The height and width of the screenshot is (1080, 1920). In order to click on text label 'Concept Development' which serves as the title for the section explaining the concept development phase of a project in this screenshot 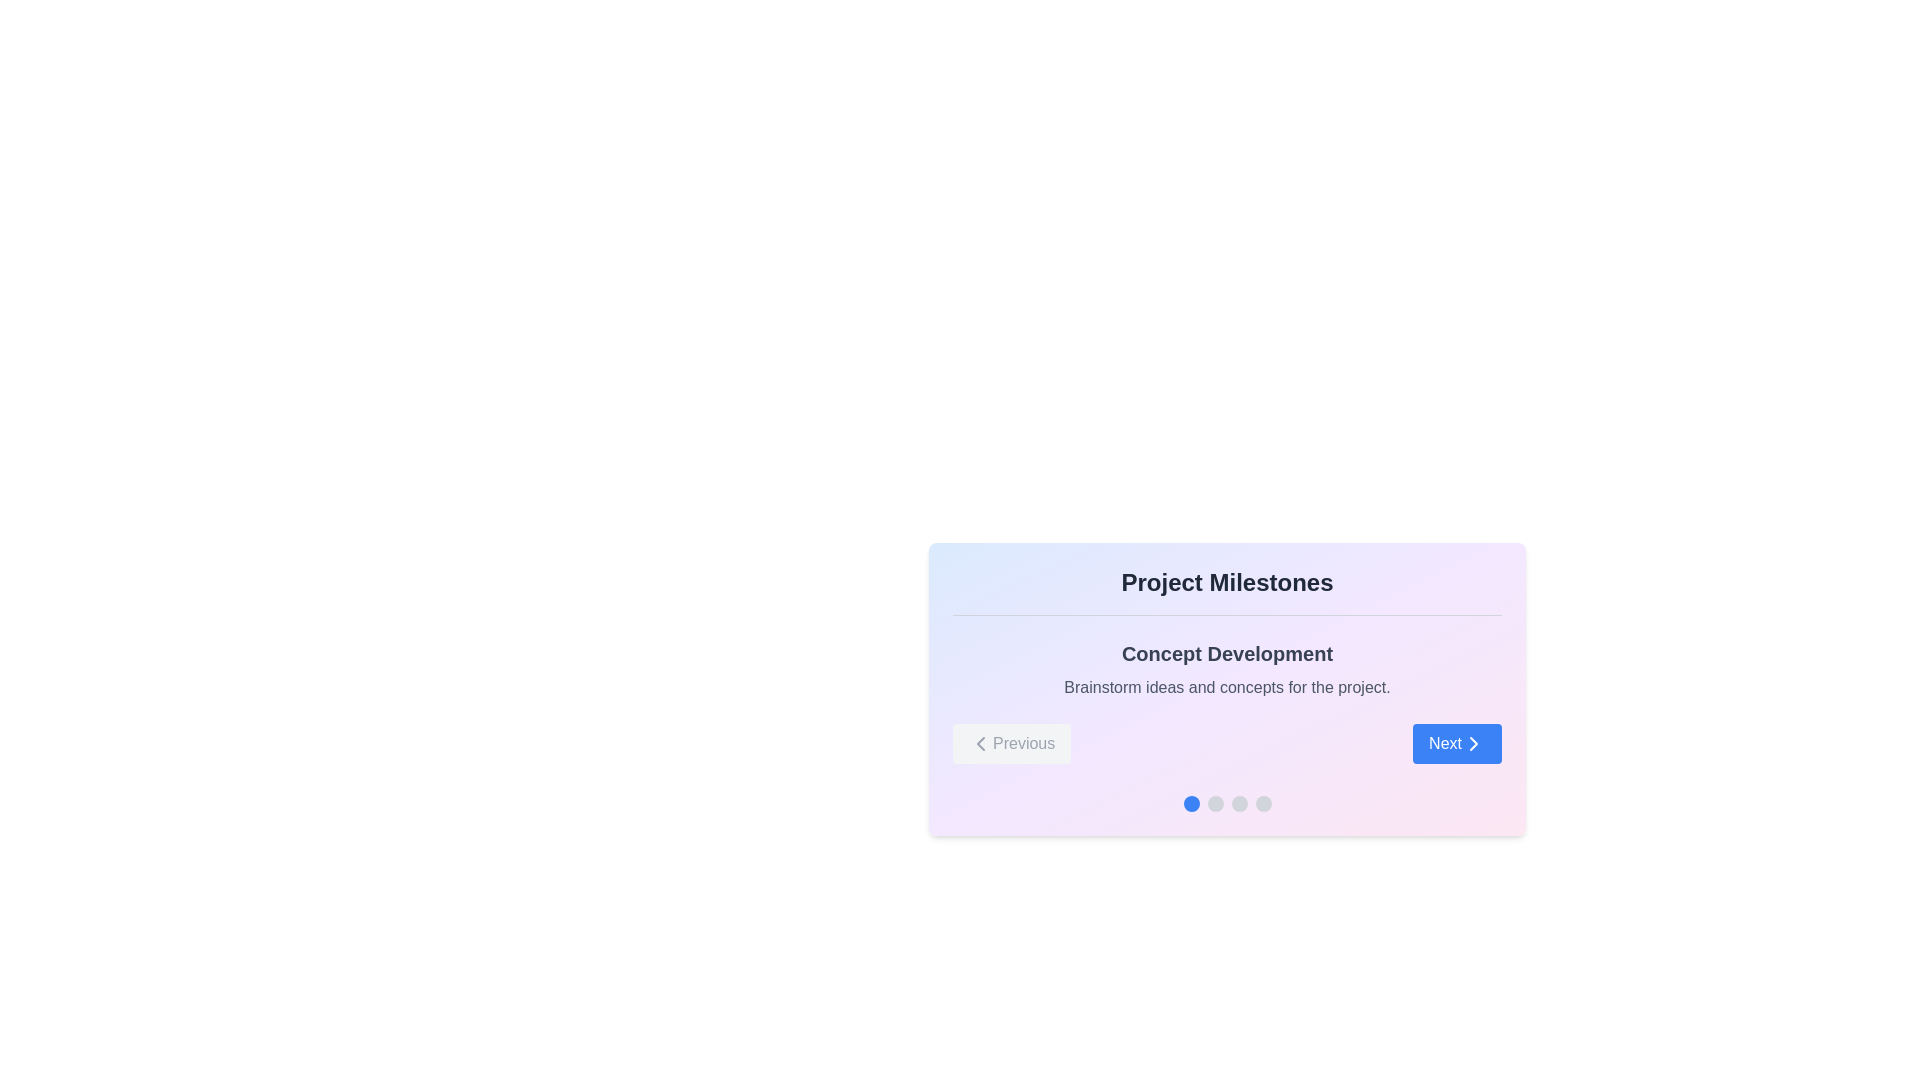, I will do `click(1226, 654)`.